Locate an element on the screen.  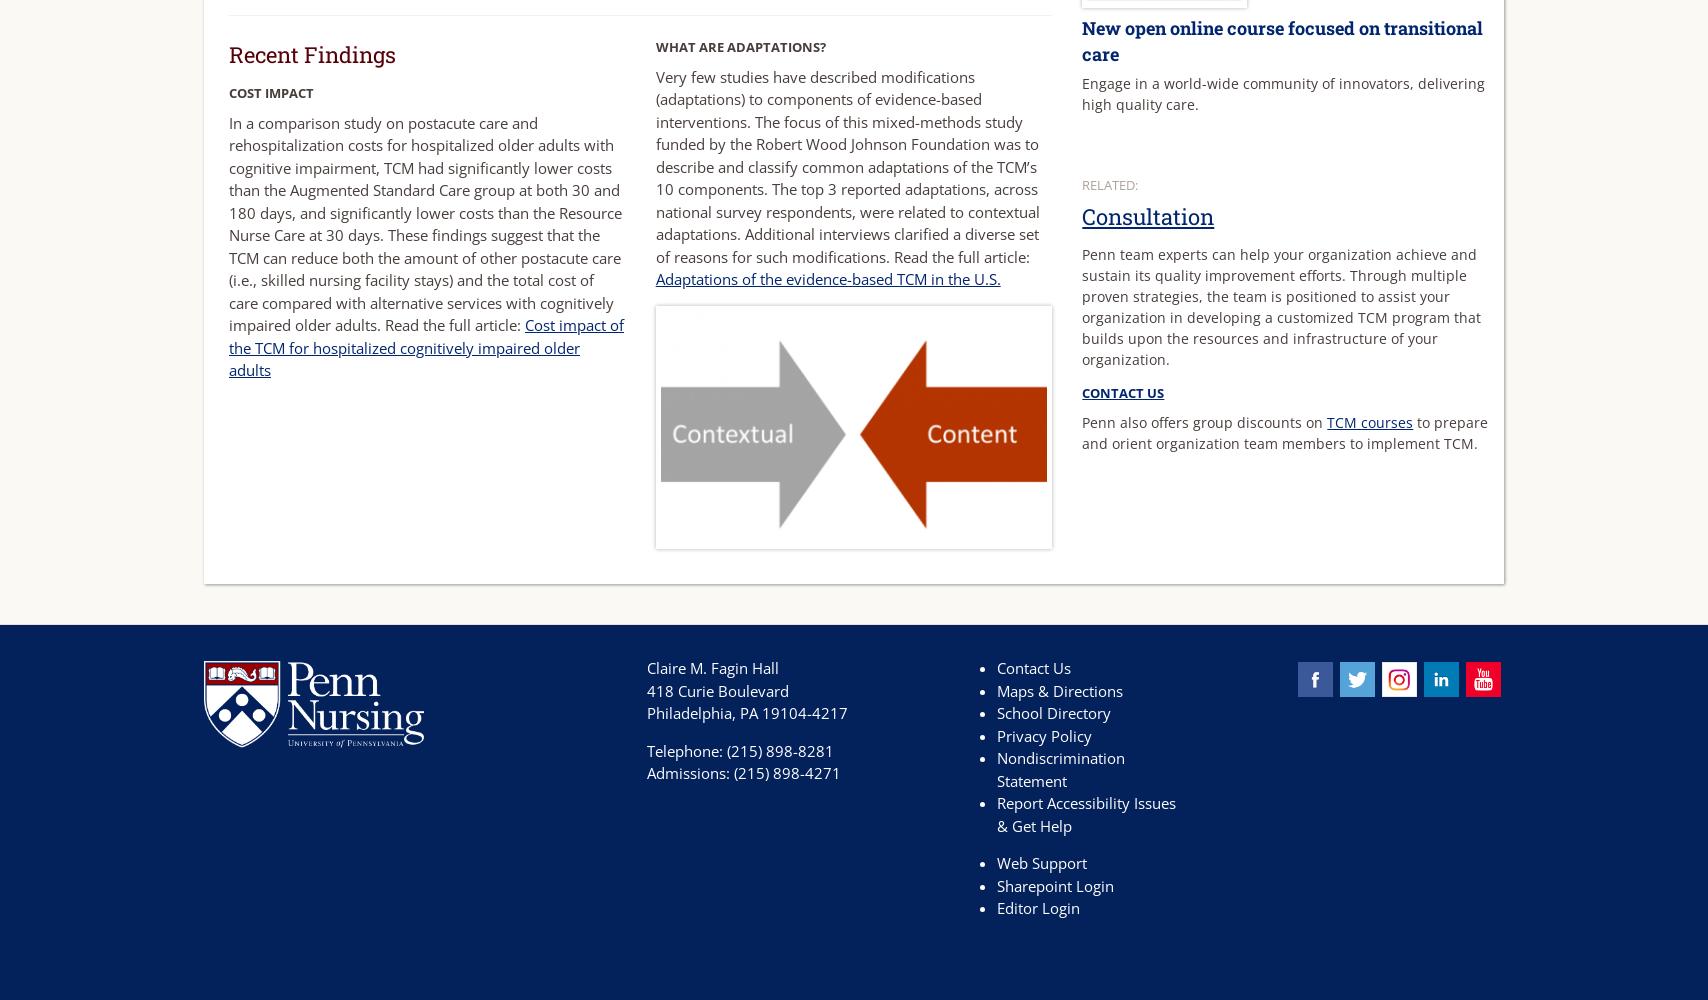
'(215) 898-4271' is located at coordinates (787, 773).